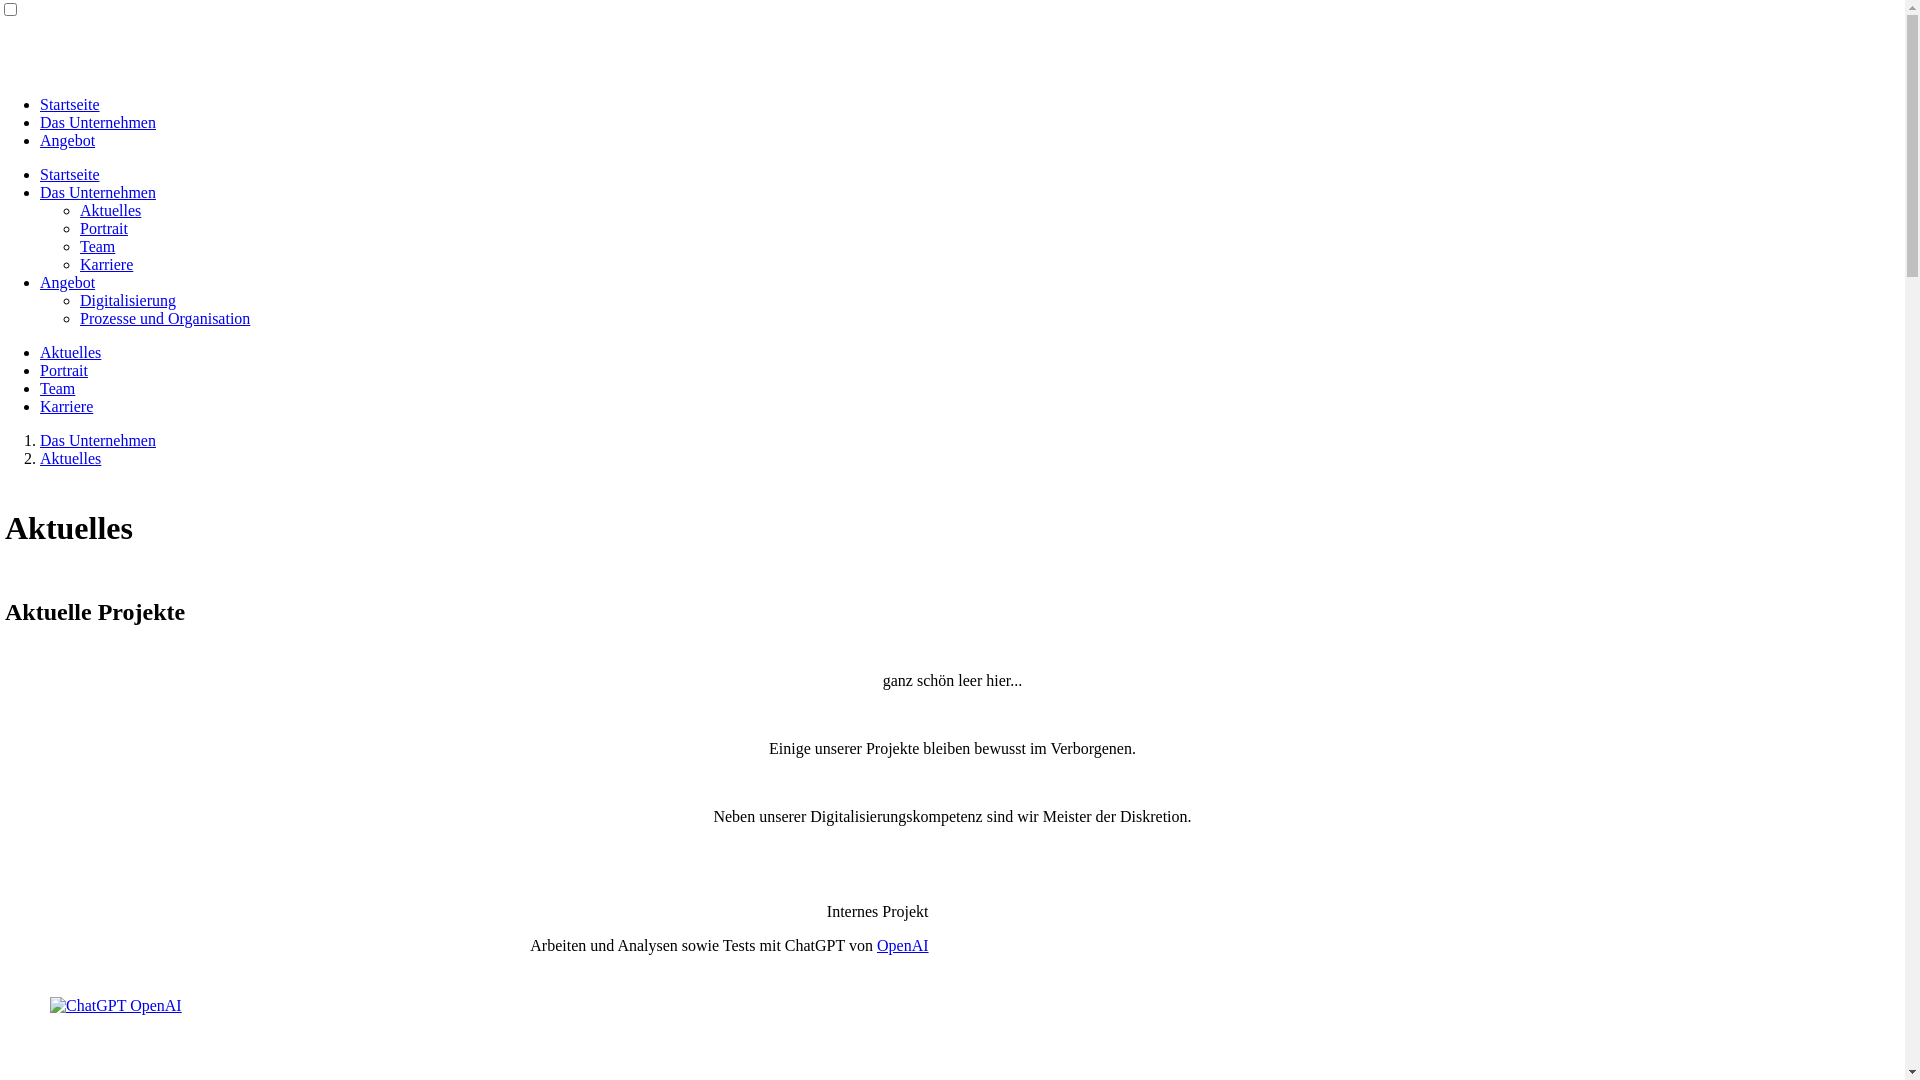  I want to click on 'Angebot', so click(67, 139).